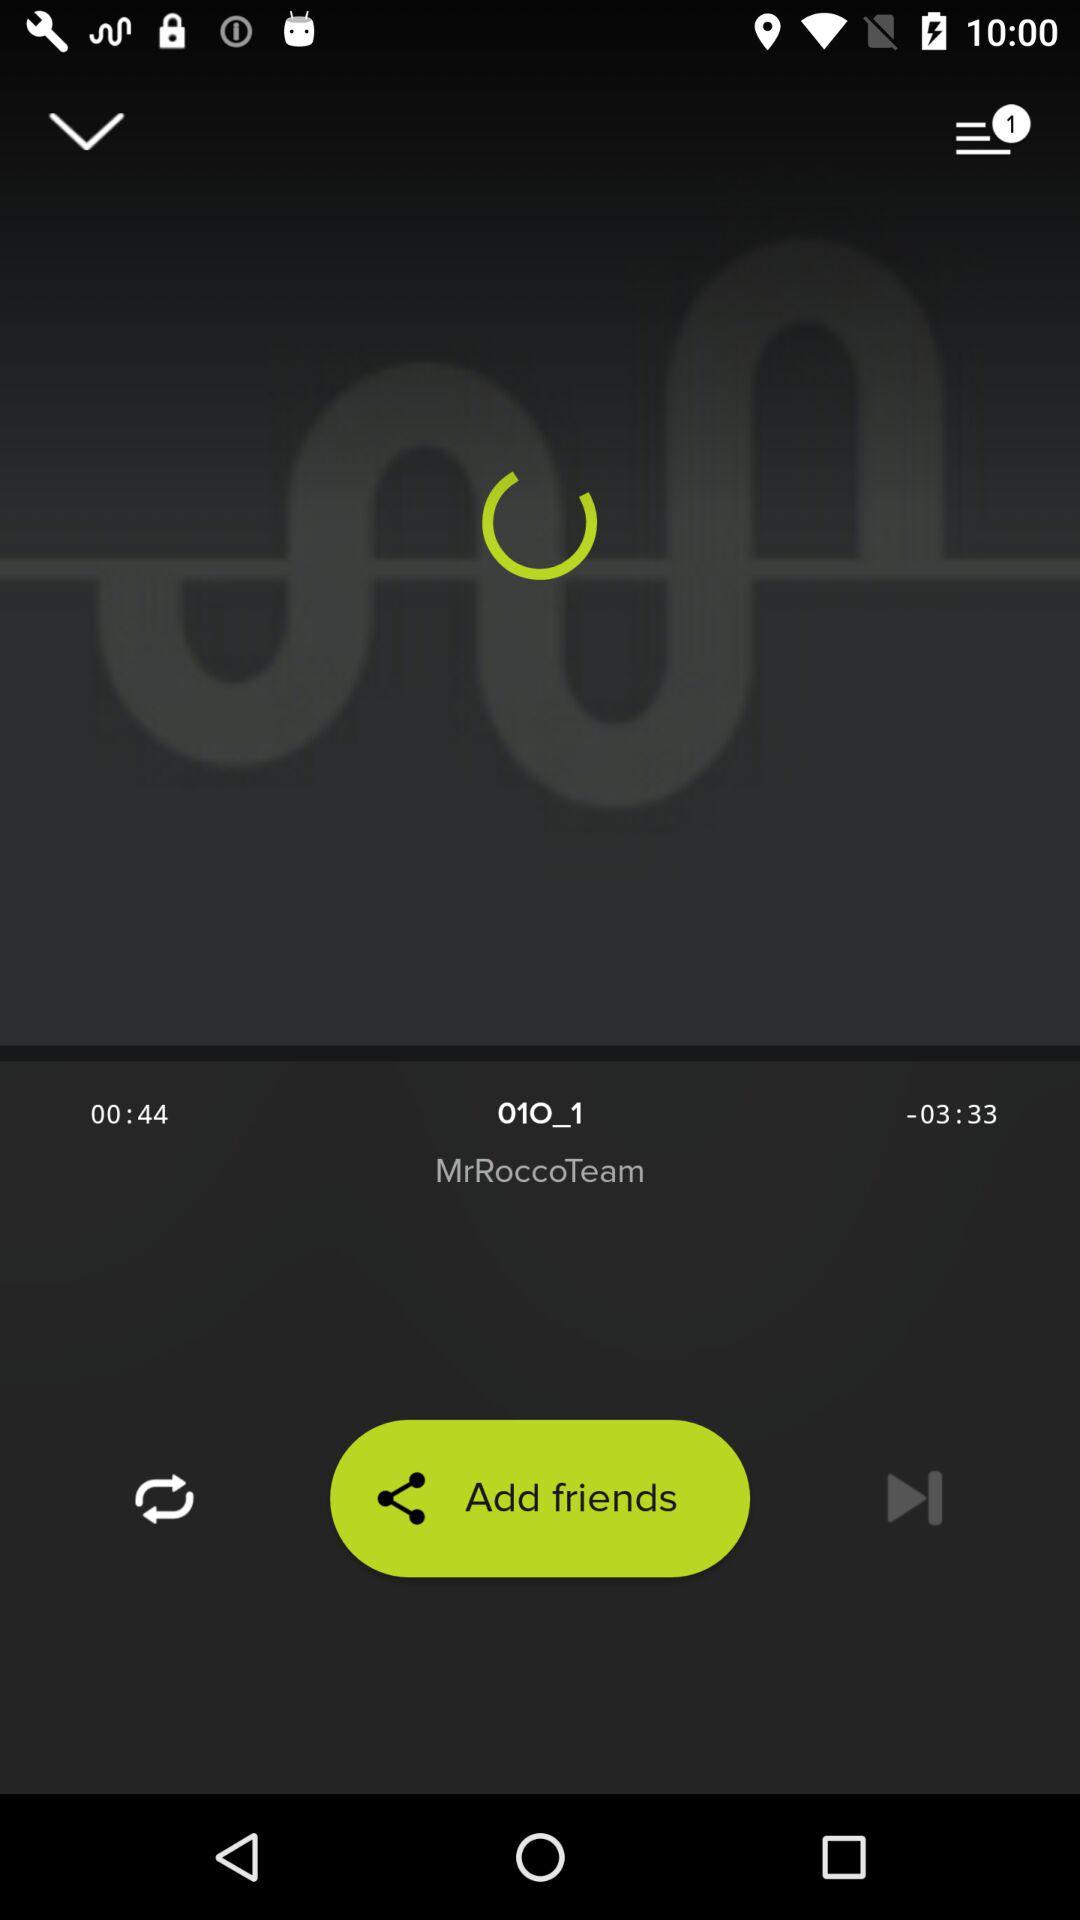  I want to click on the expand_more icon, so click(85, 130).